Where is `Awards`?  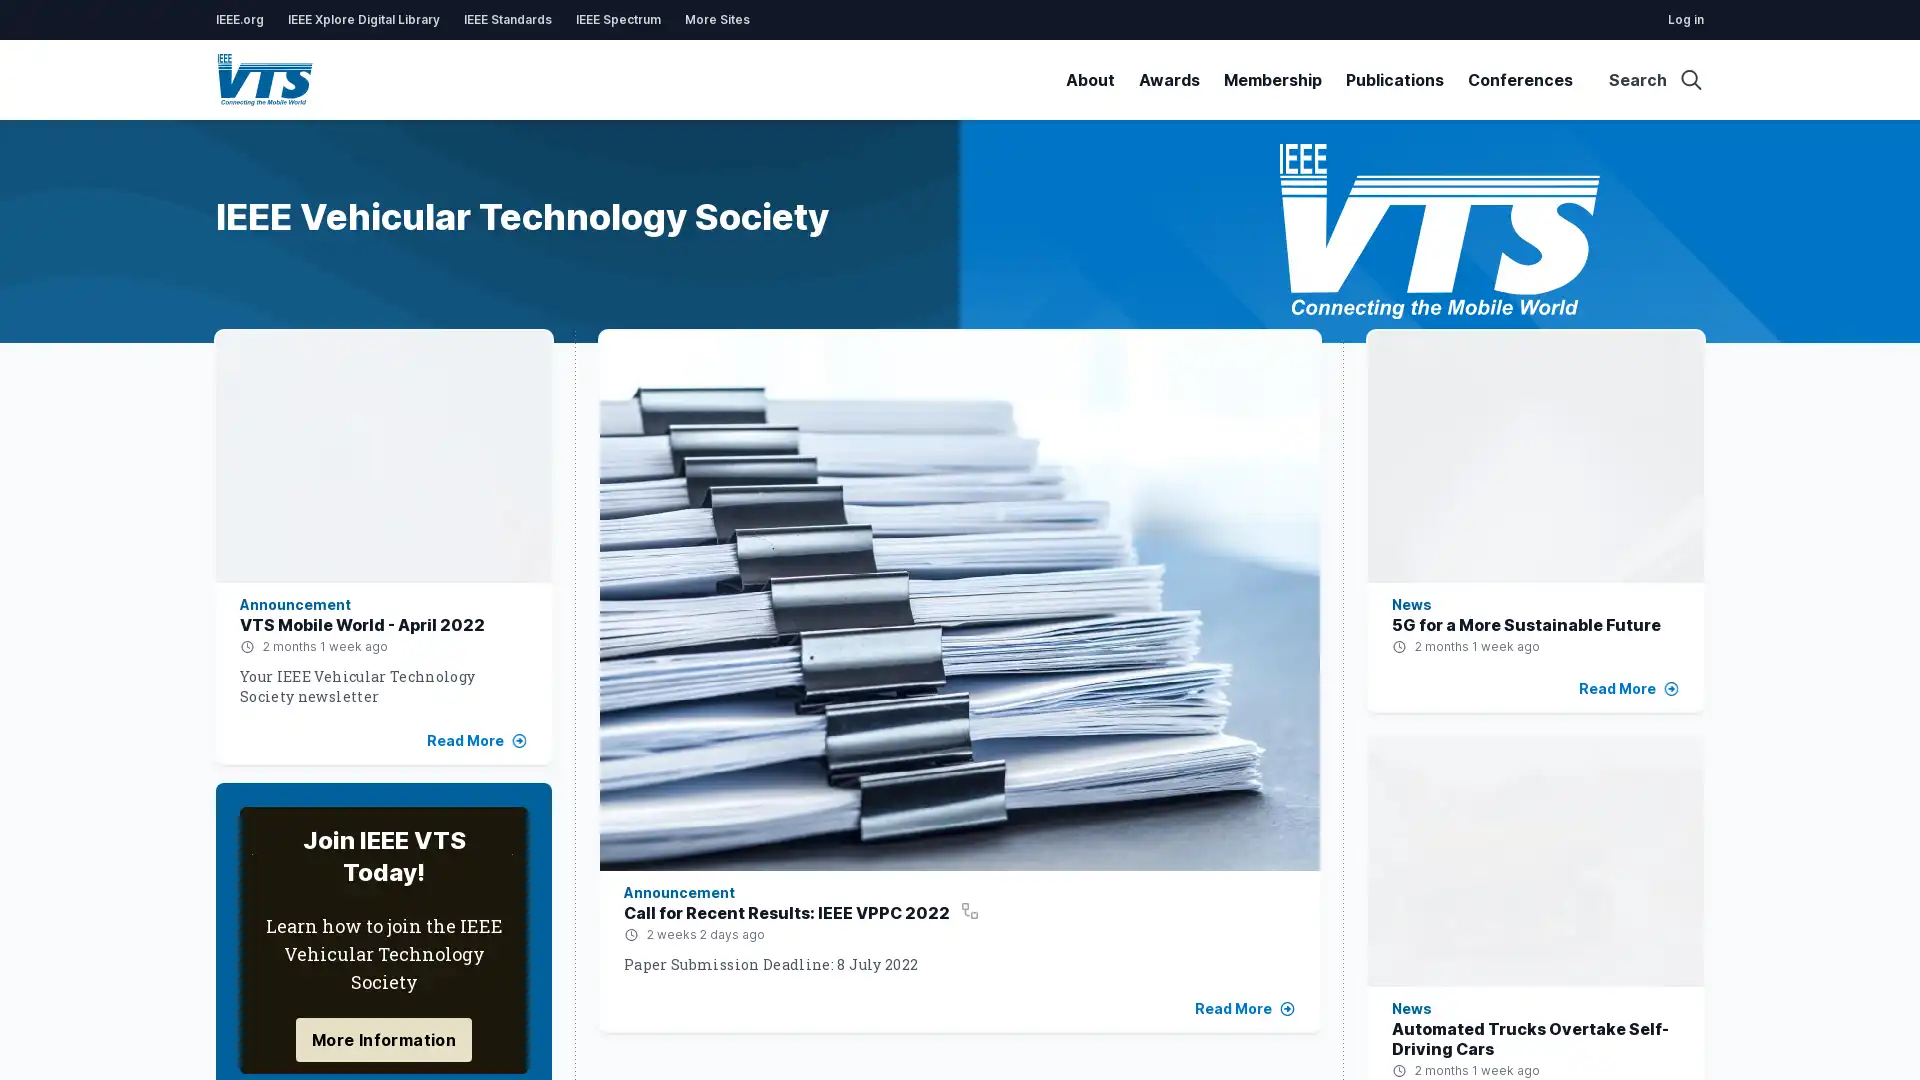 Awards is located at coordinates (1169, 79).